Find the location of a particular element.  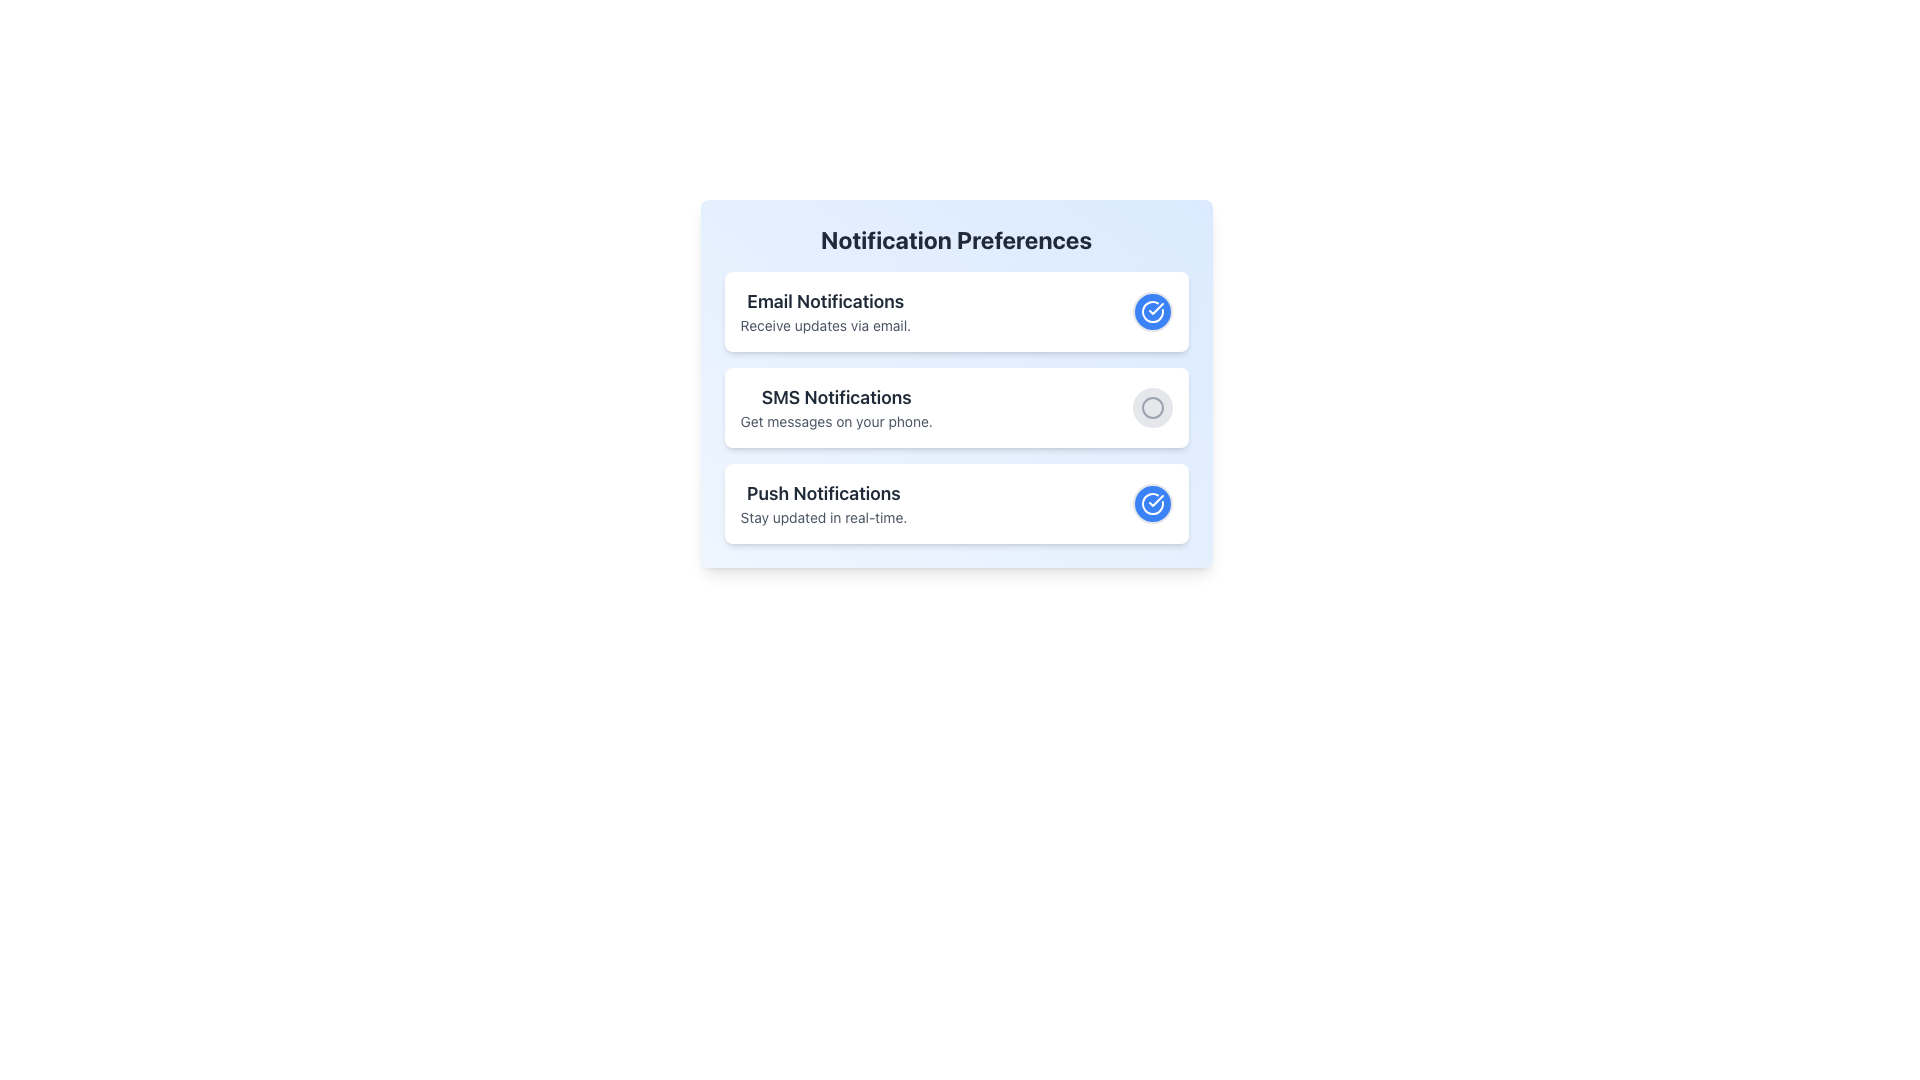

the 'Email Notifications' text label, which is a bold, large dark gray label positioned at the top-left corner of the notification preference block is located at coordinates (825, 301).